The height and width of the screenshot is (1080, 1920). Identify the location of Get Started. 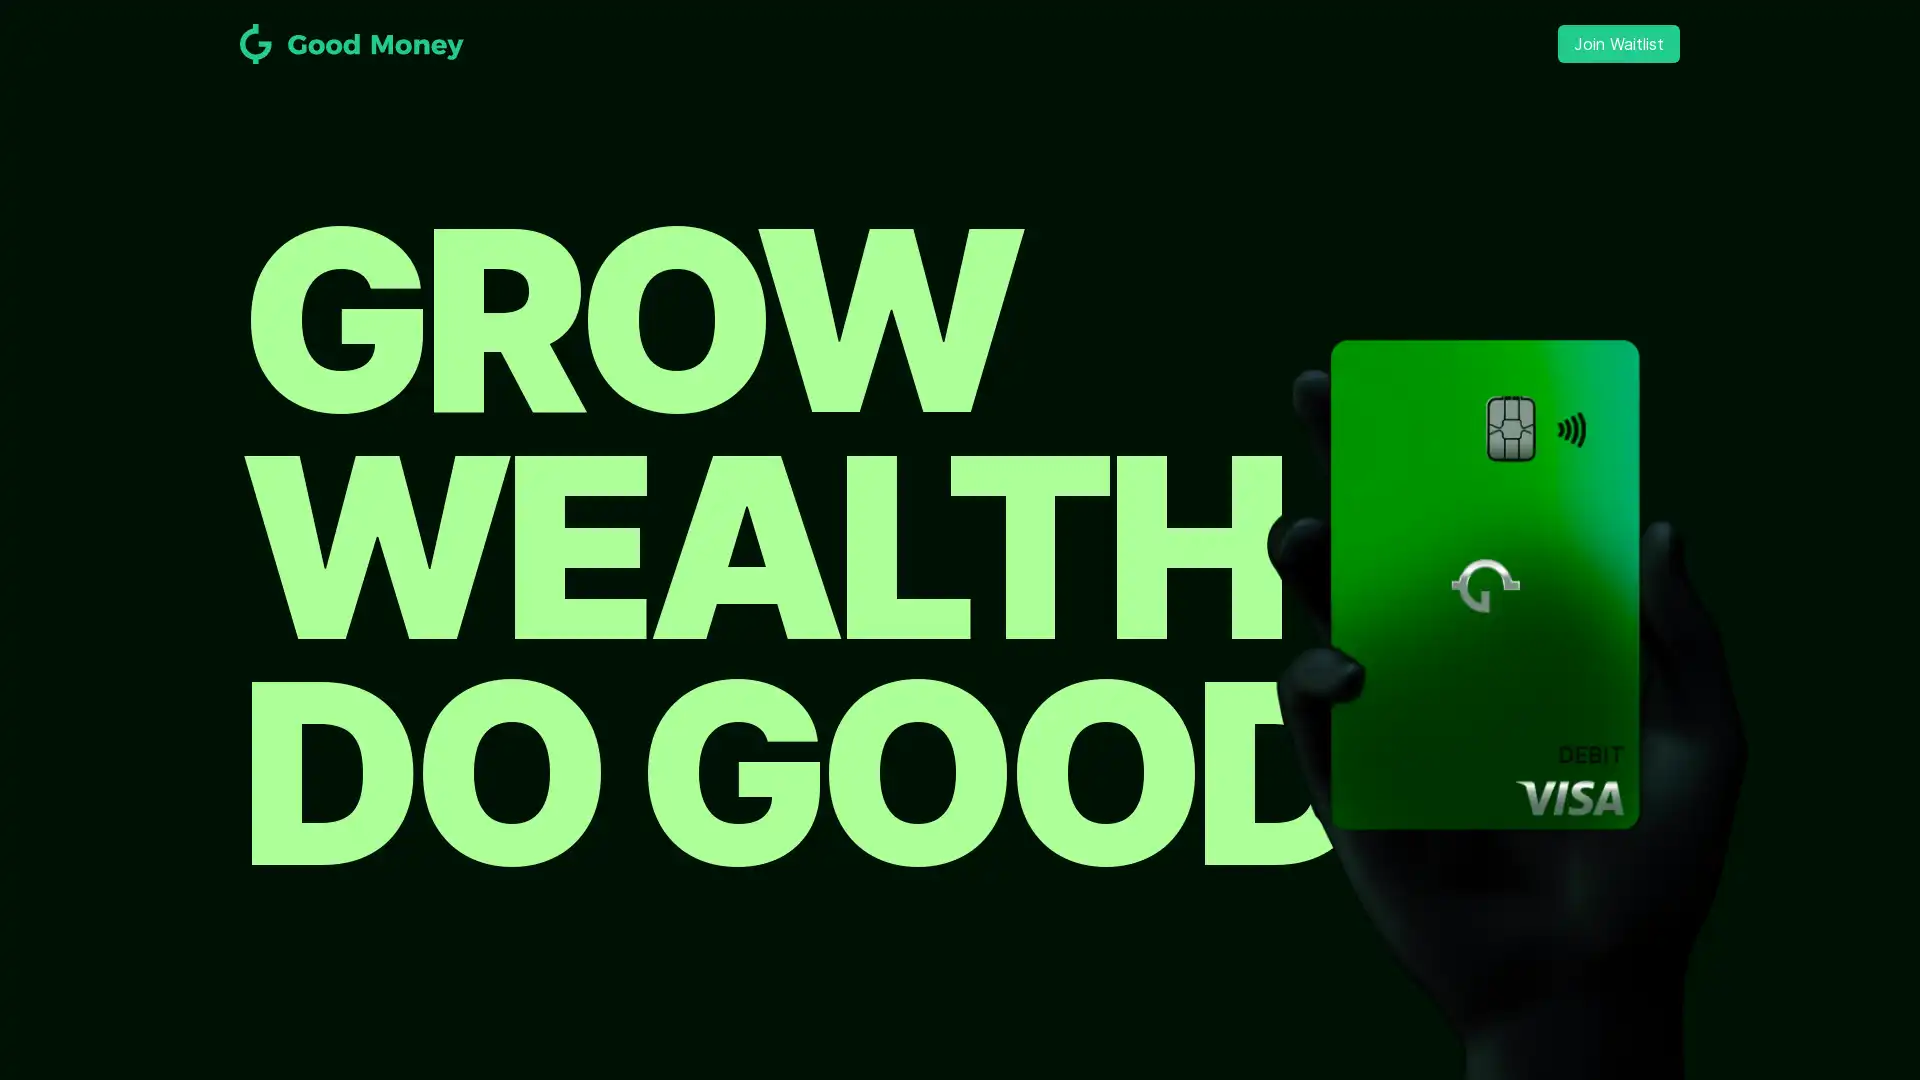
(960, 610).